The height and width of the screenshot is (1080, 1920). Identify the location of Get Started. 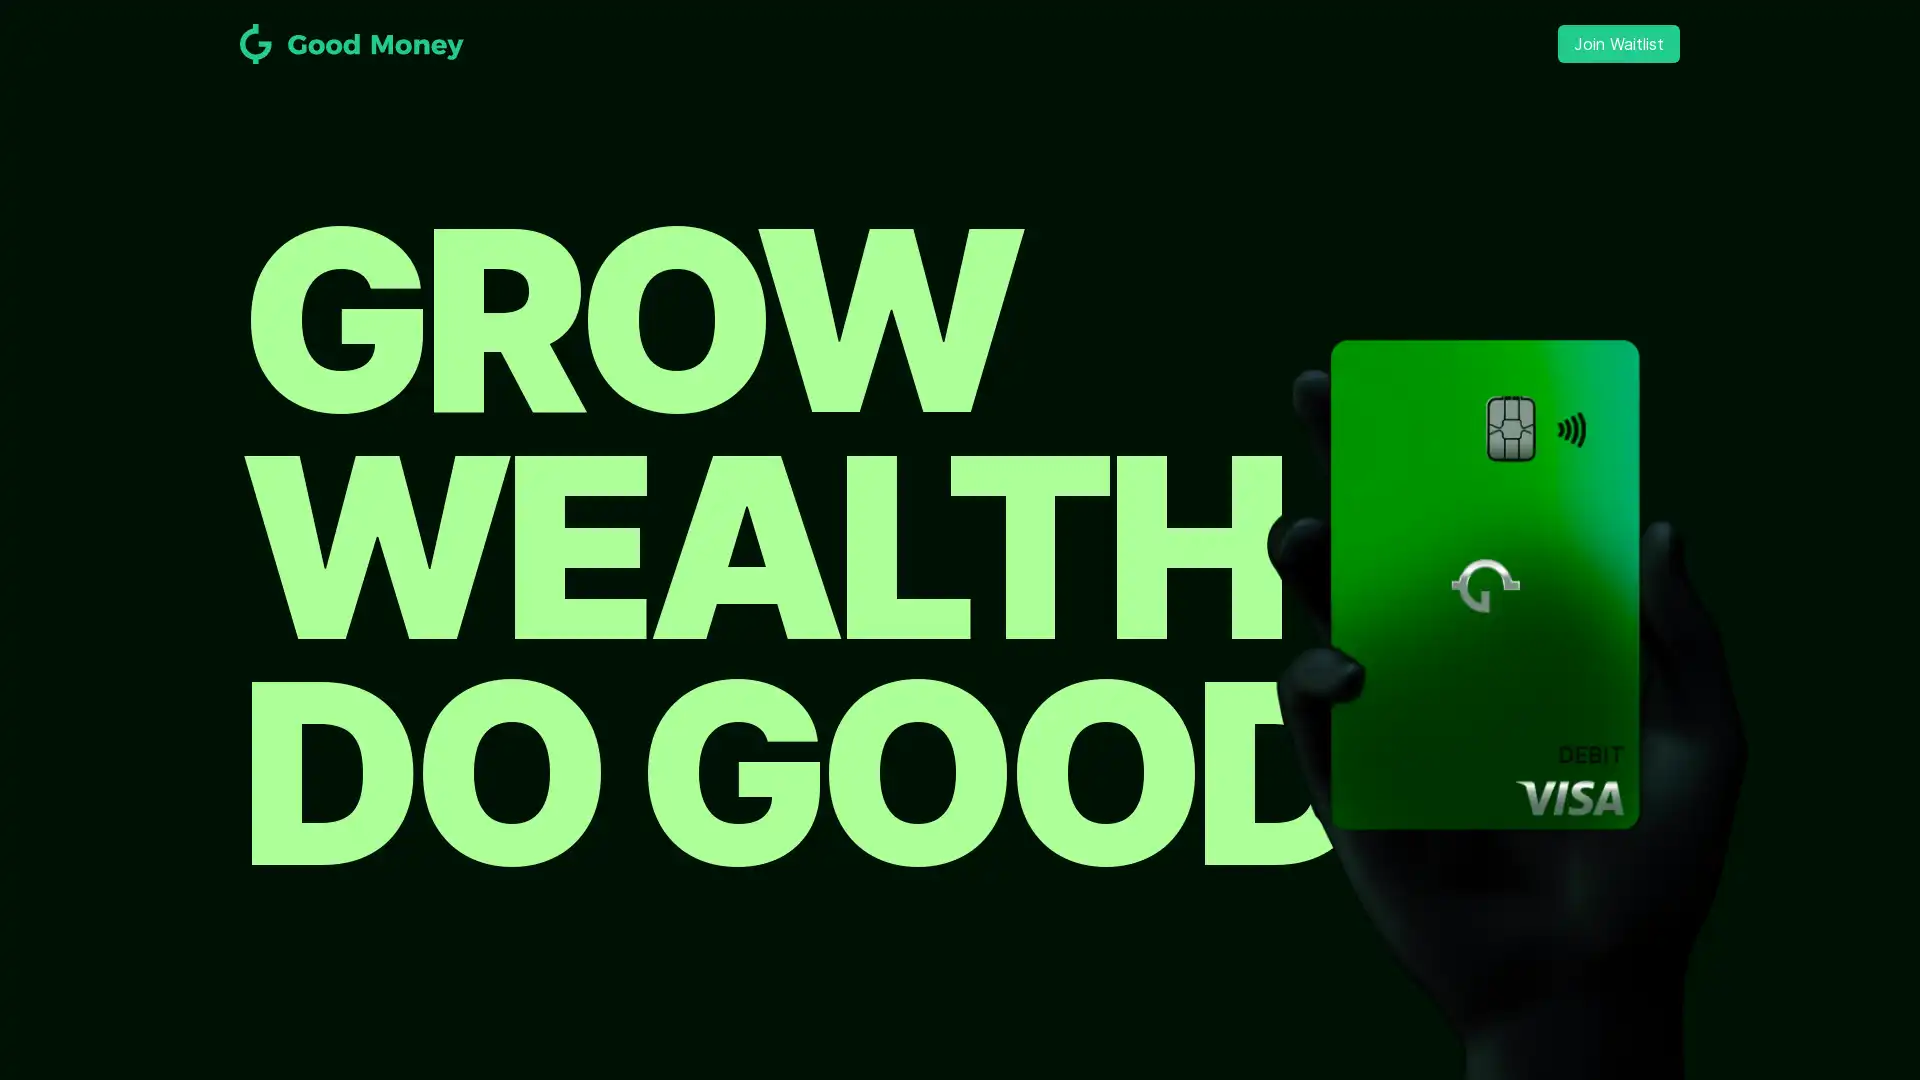
(960, 610).